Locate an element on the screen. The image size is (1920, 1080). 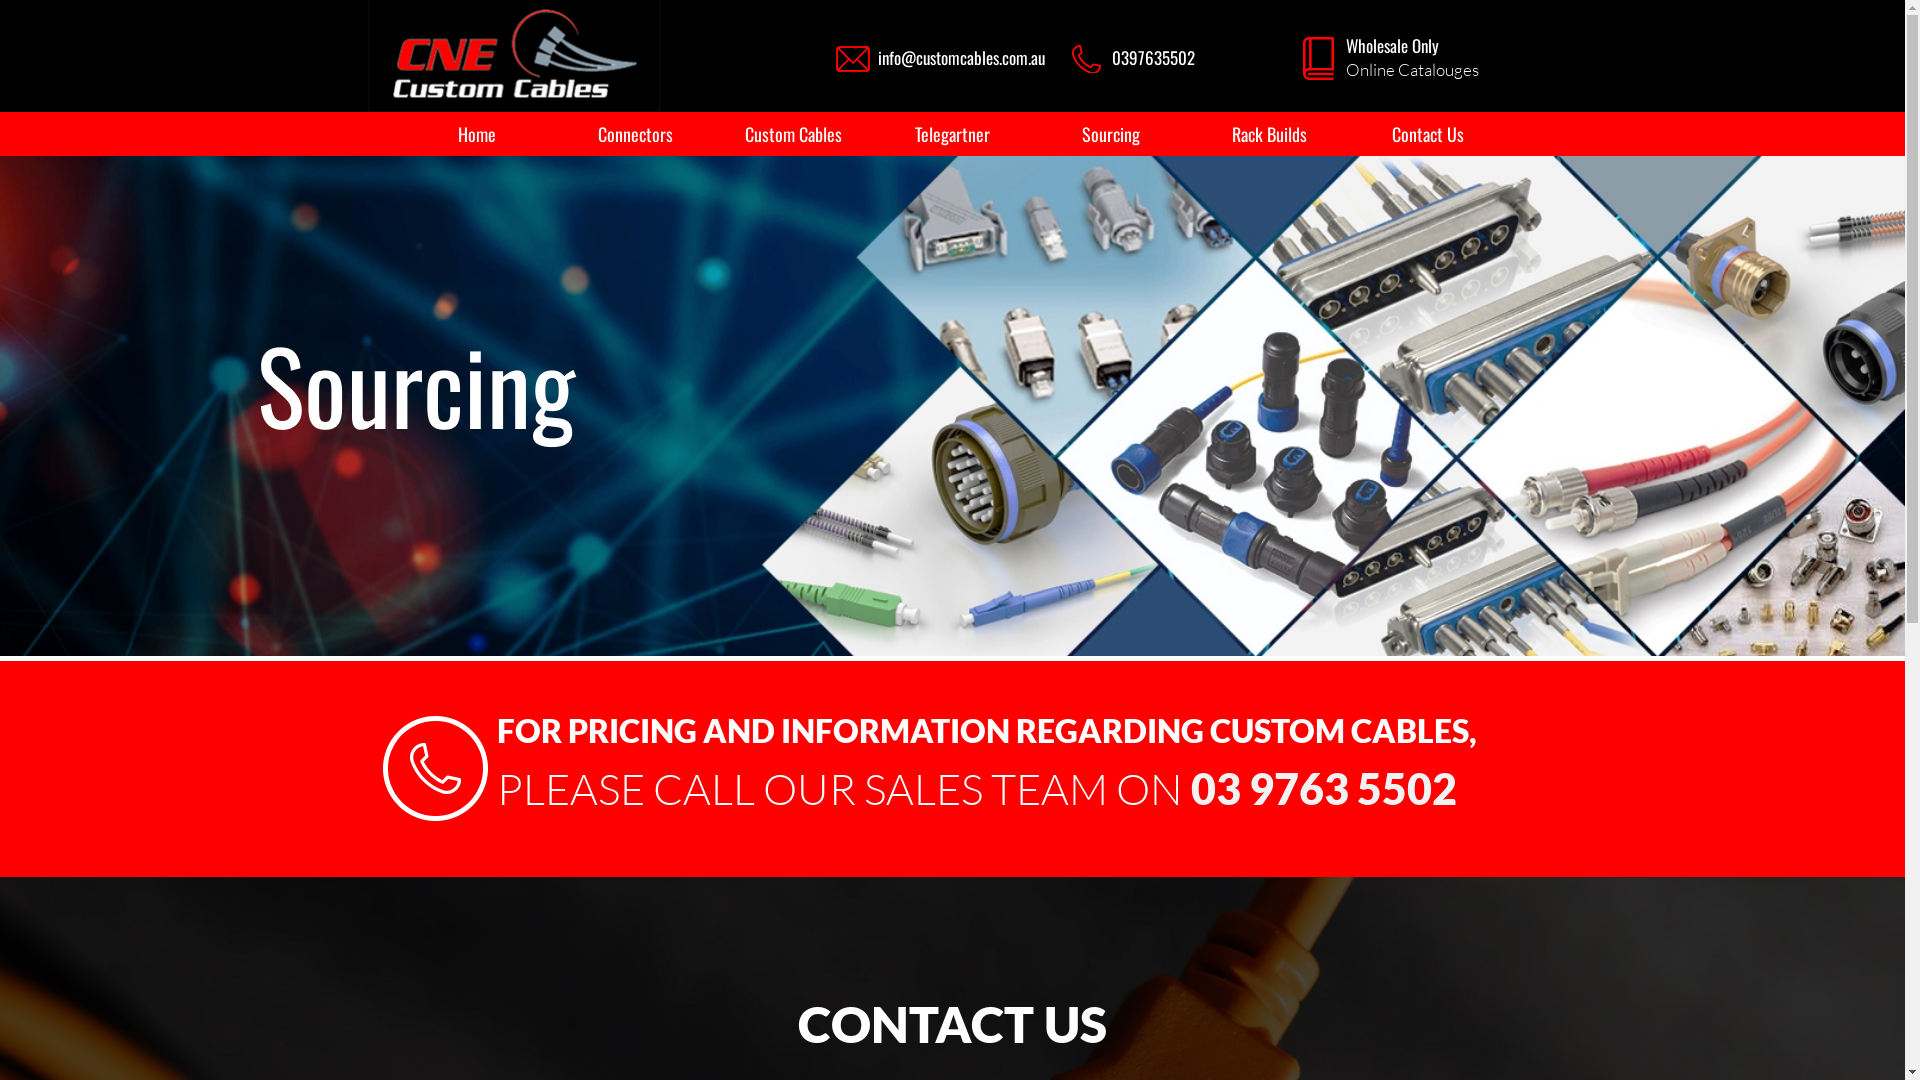
'Custom Cables' is located at coordinates (792, 134).